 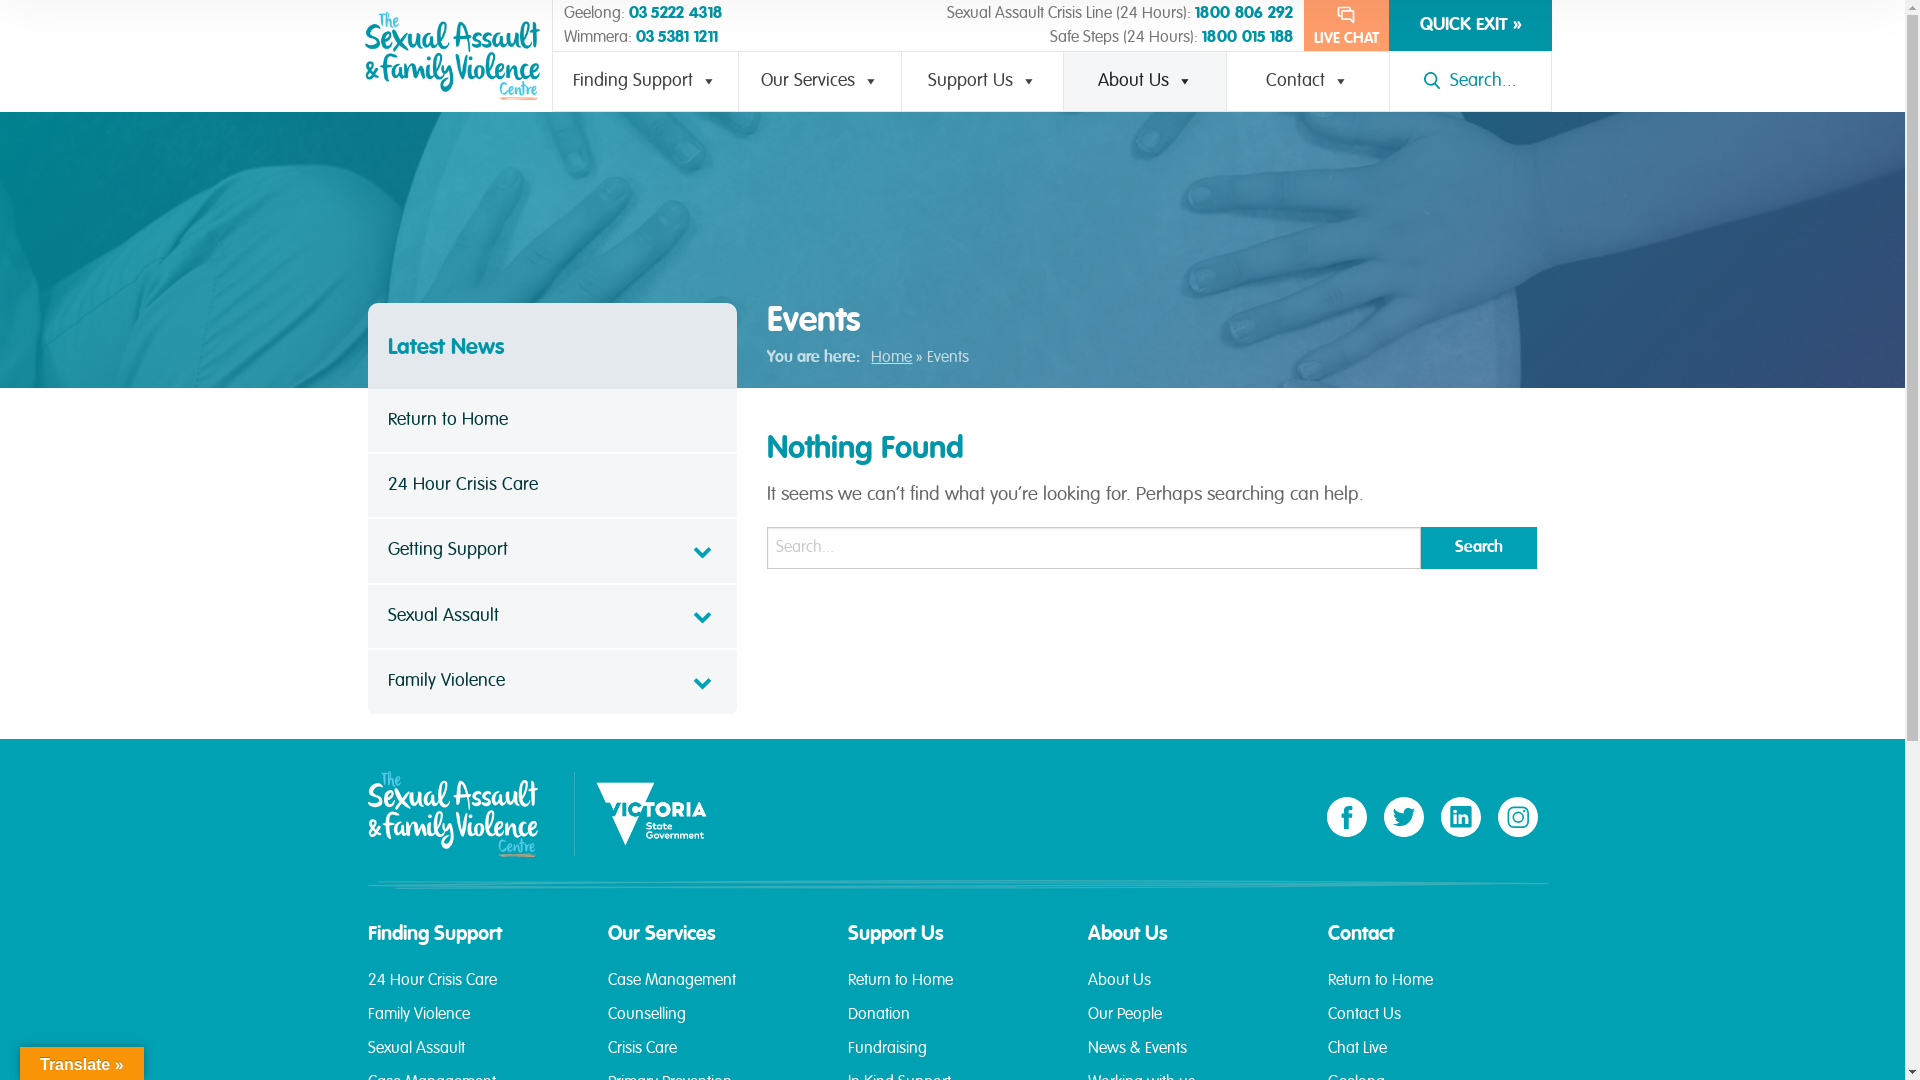 I want to click on 'Counselling', so click(x=713, y=1023).